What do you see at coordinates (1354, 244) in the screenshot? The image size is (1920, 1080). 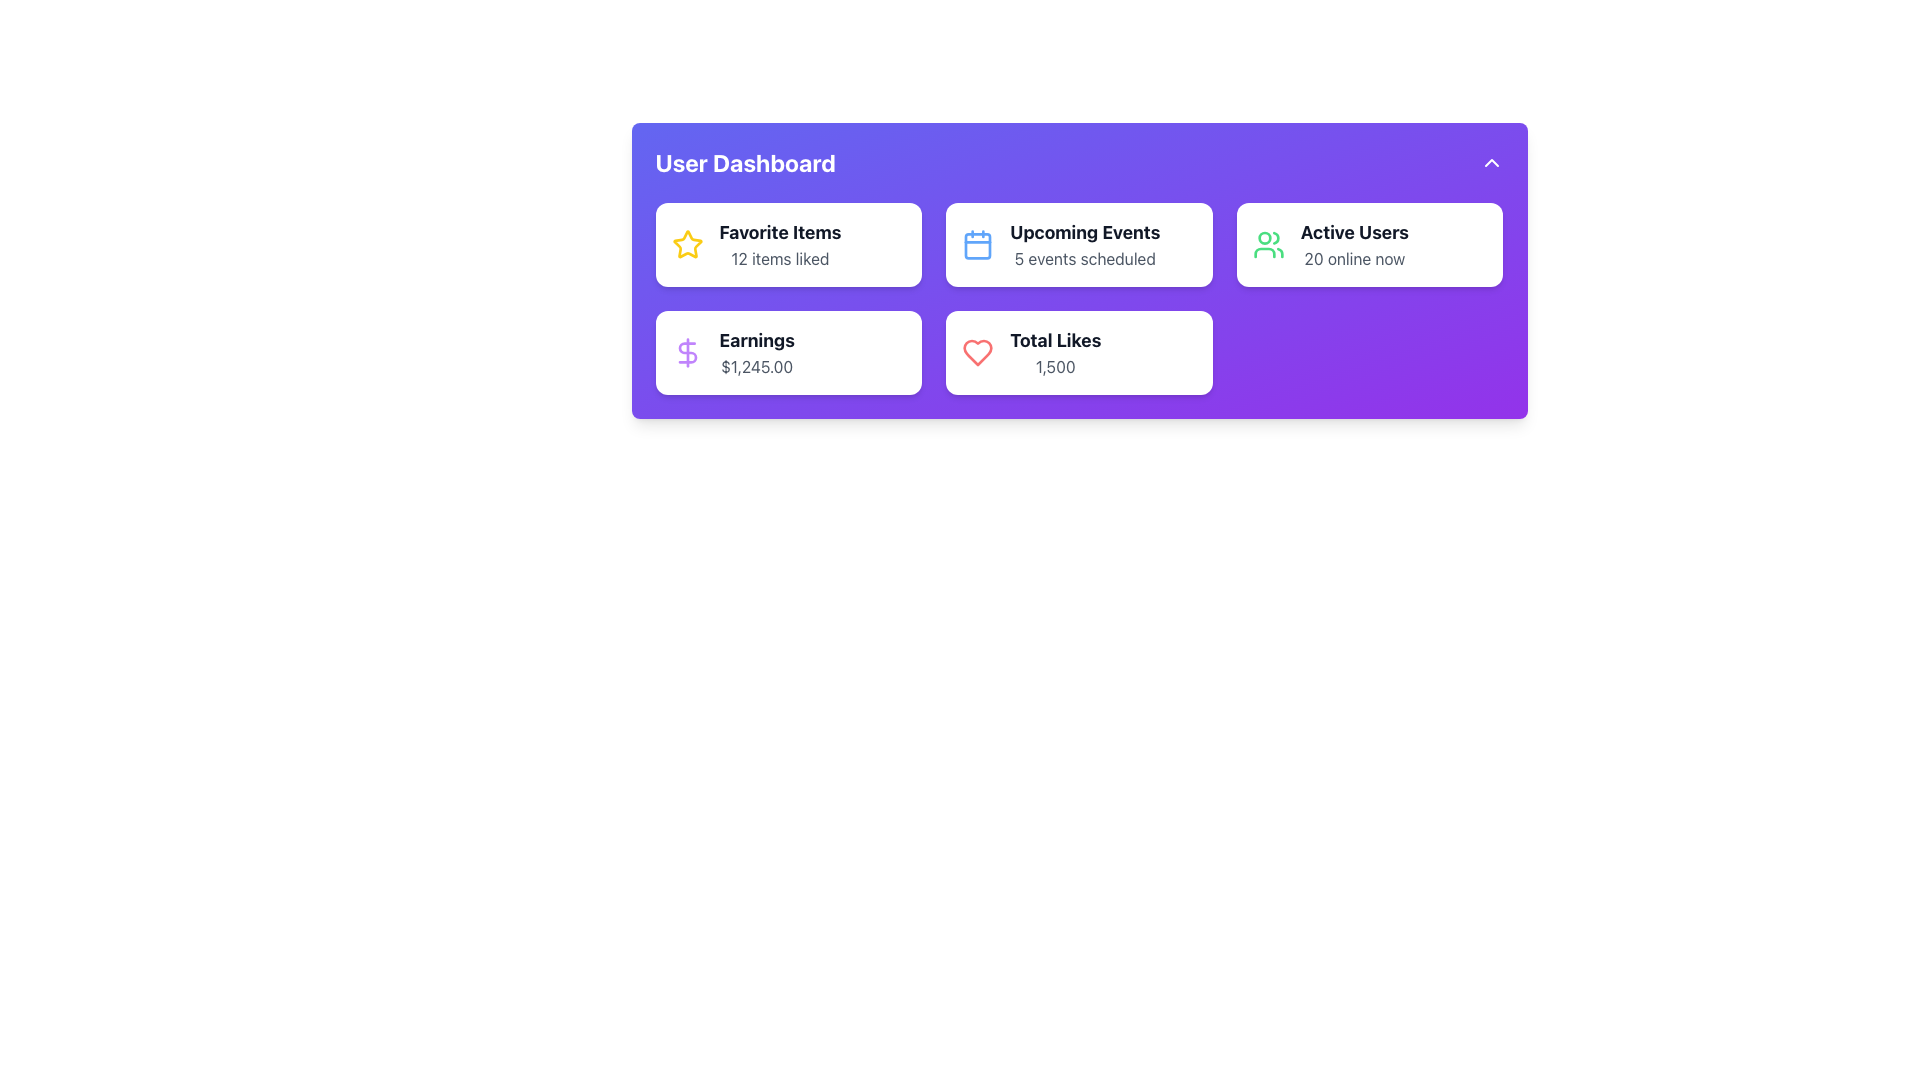 I see `the Text Display element that shows 'Active Users' and '20 online now', located in the top-right corner of a white card within a four-card grid layout` at bounding box center [1354, 244].